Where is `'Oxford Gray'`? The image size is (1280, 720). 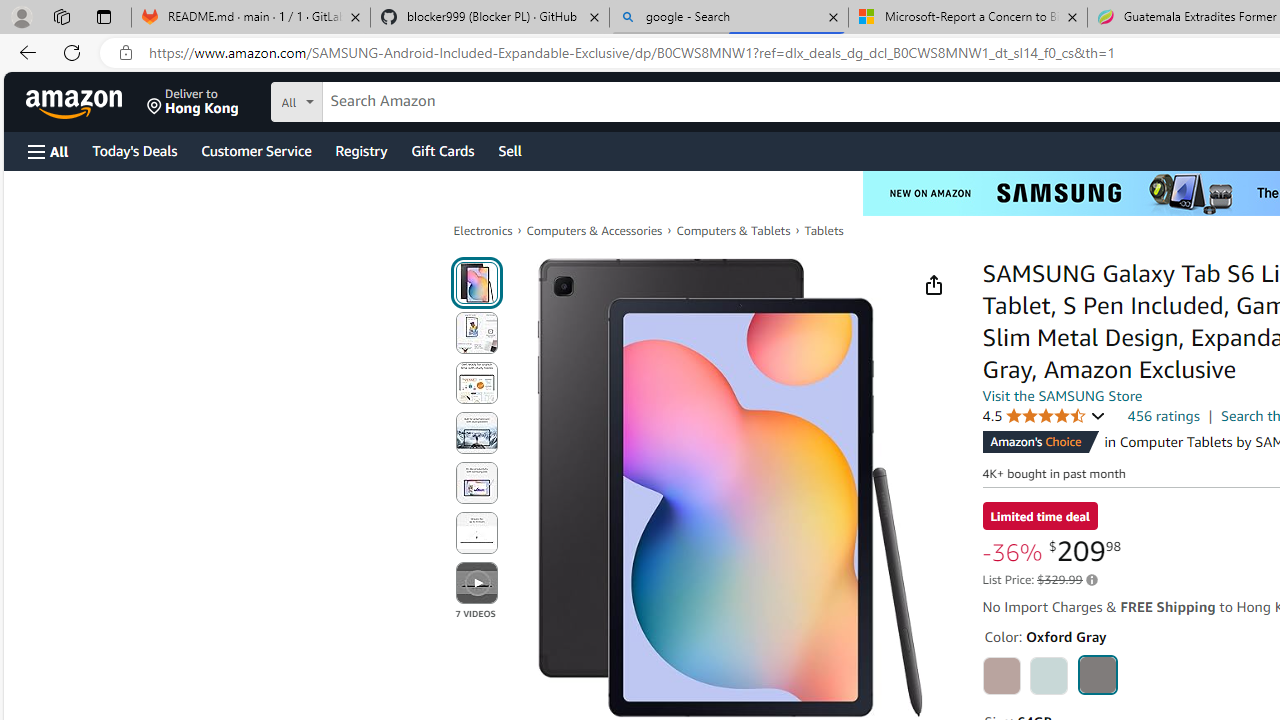 'Oxford Gray' is located at coordinates (1096, 674).